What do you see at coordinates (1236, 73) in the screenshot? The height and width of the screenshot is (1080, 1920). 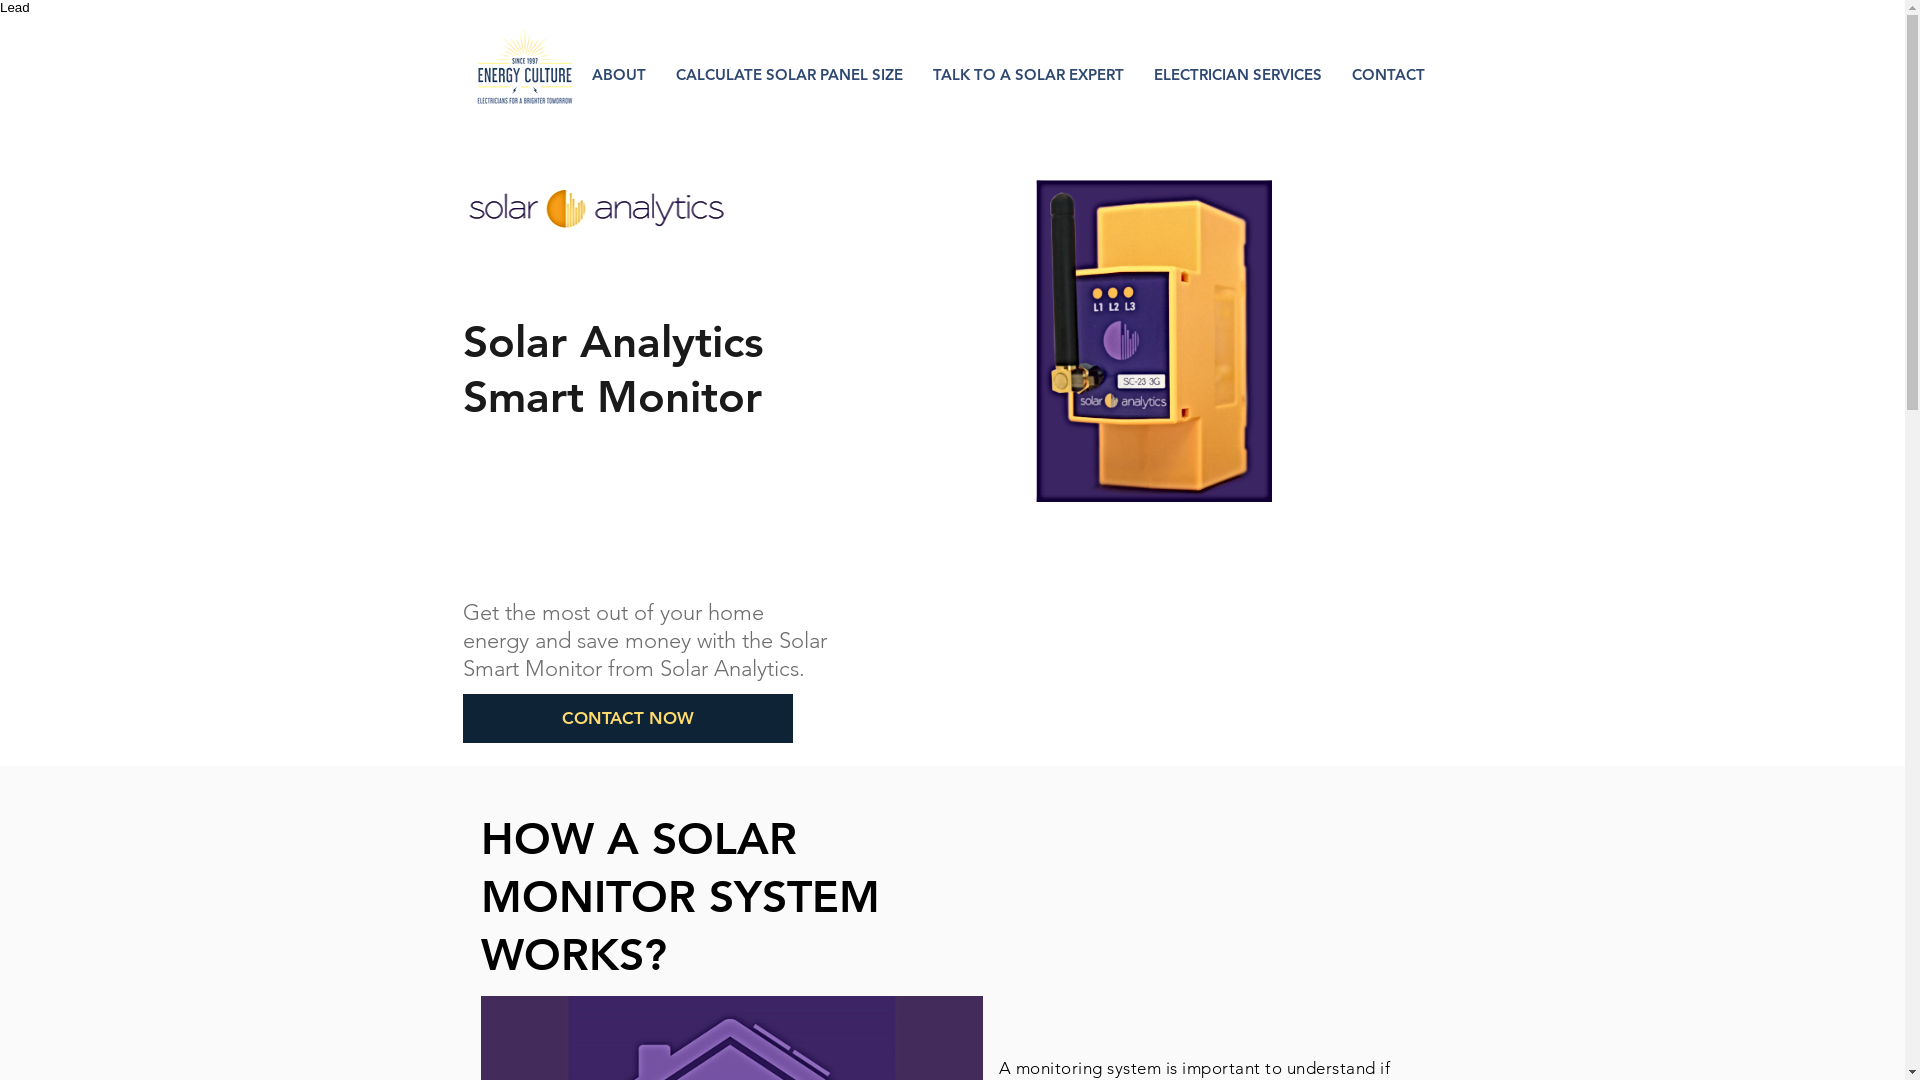 I see `'ELECTRICIAN SERVICES'` at bounding box center [1236, 73].